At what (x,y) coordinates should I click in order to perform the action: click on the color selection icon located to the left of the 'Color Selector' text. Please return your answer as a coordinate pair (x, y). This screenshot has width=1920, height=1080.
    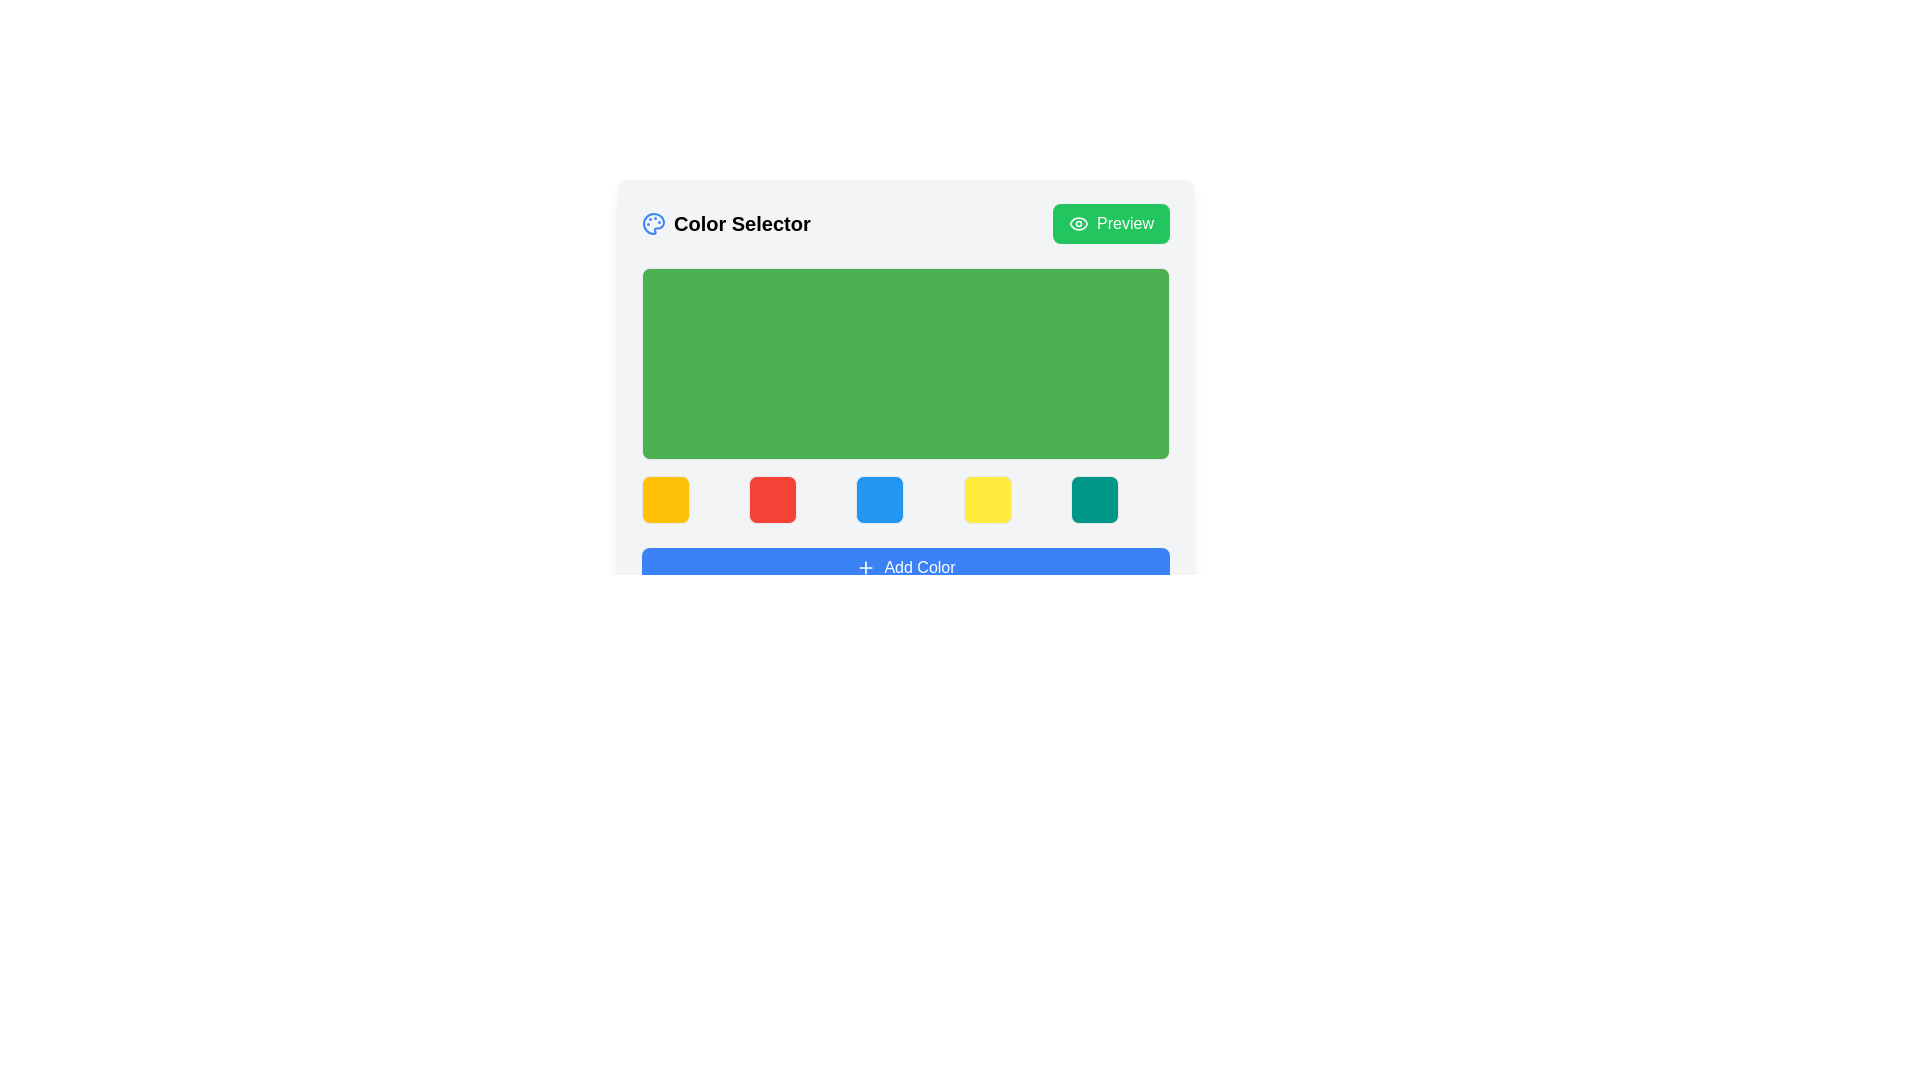
    Looking at the image, I should click on (653, 223).